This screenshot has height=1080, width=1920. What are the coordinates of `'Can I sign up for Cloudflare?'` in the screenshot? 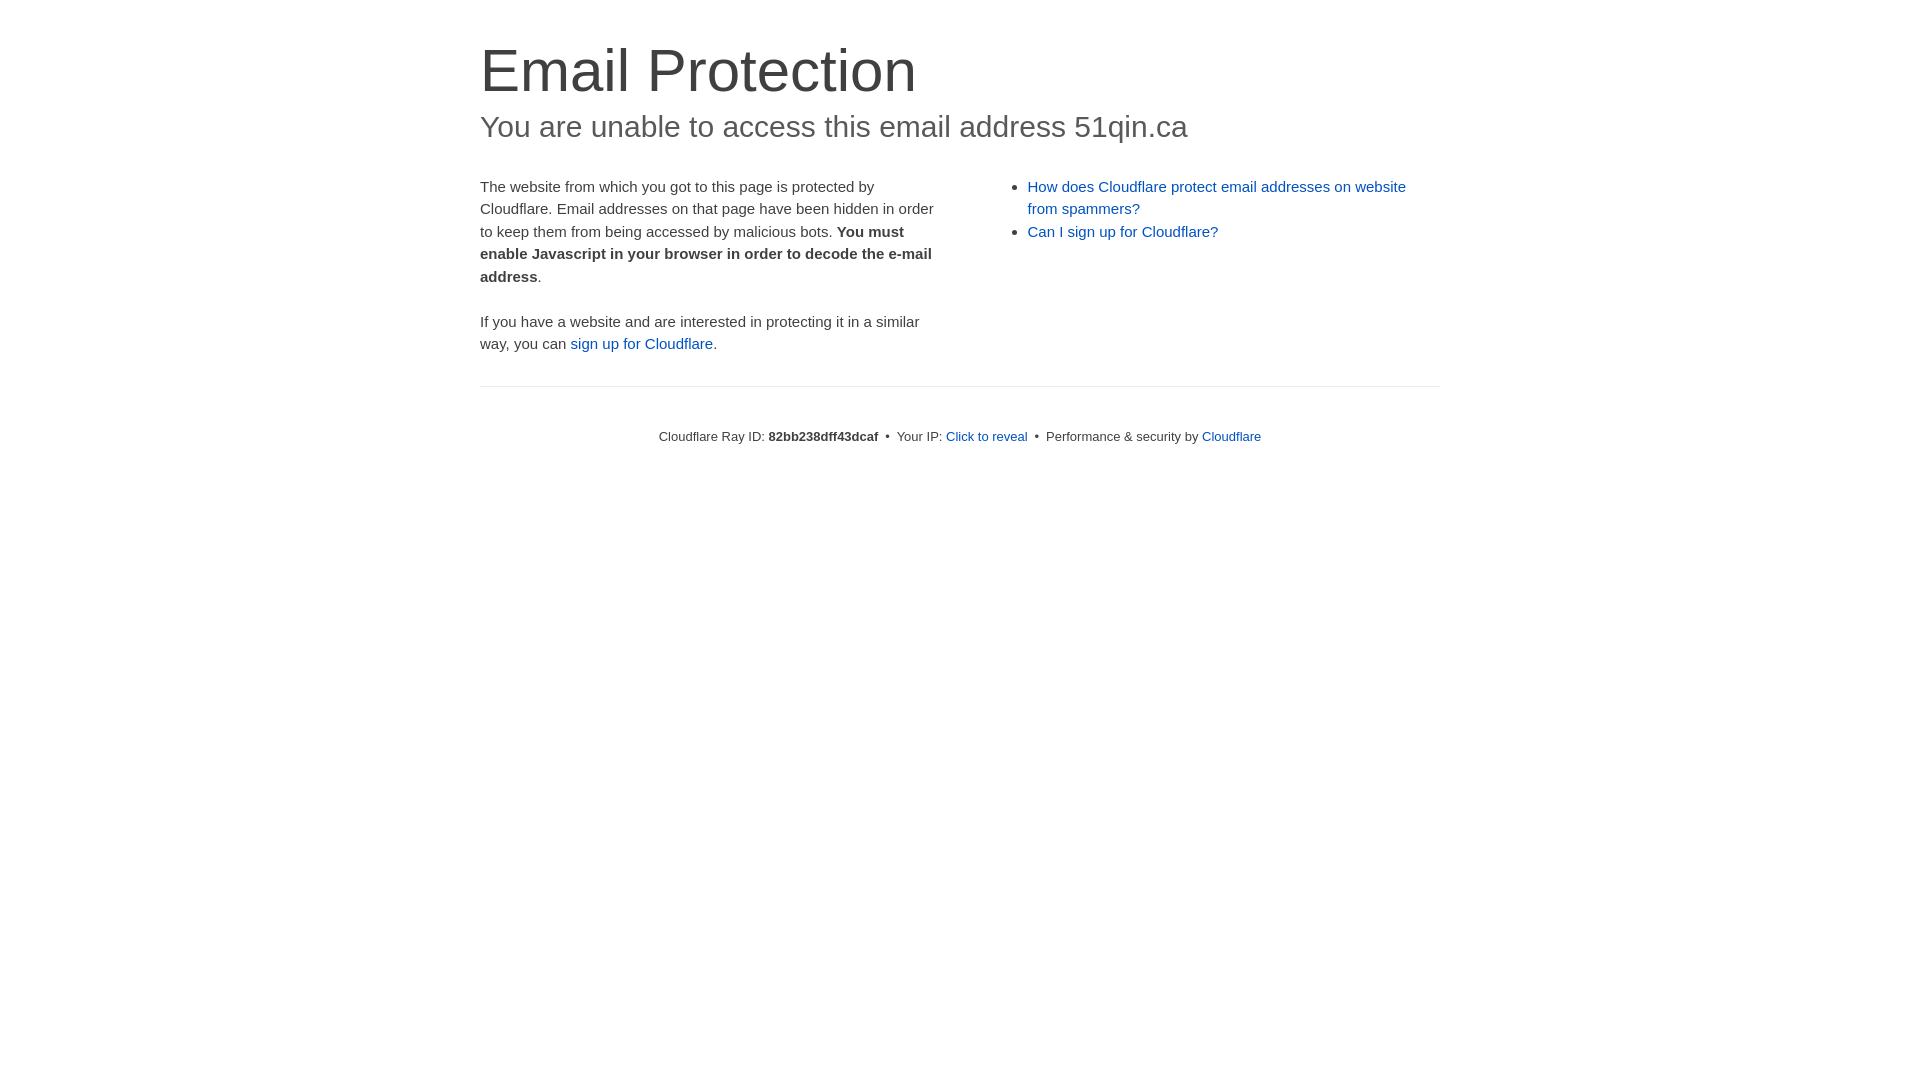 It's located at (1123, 230).